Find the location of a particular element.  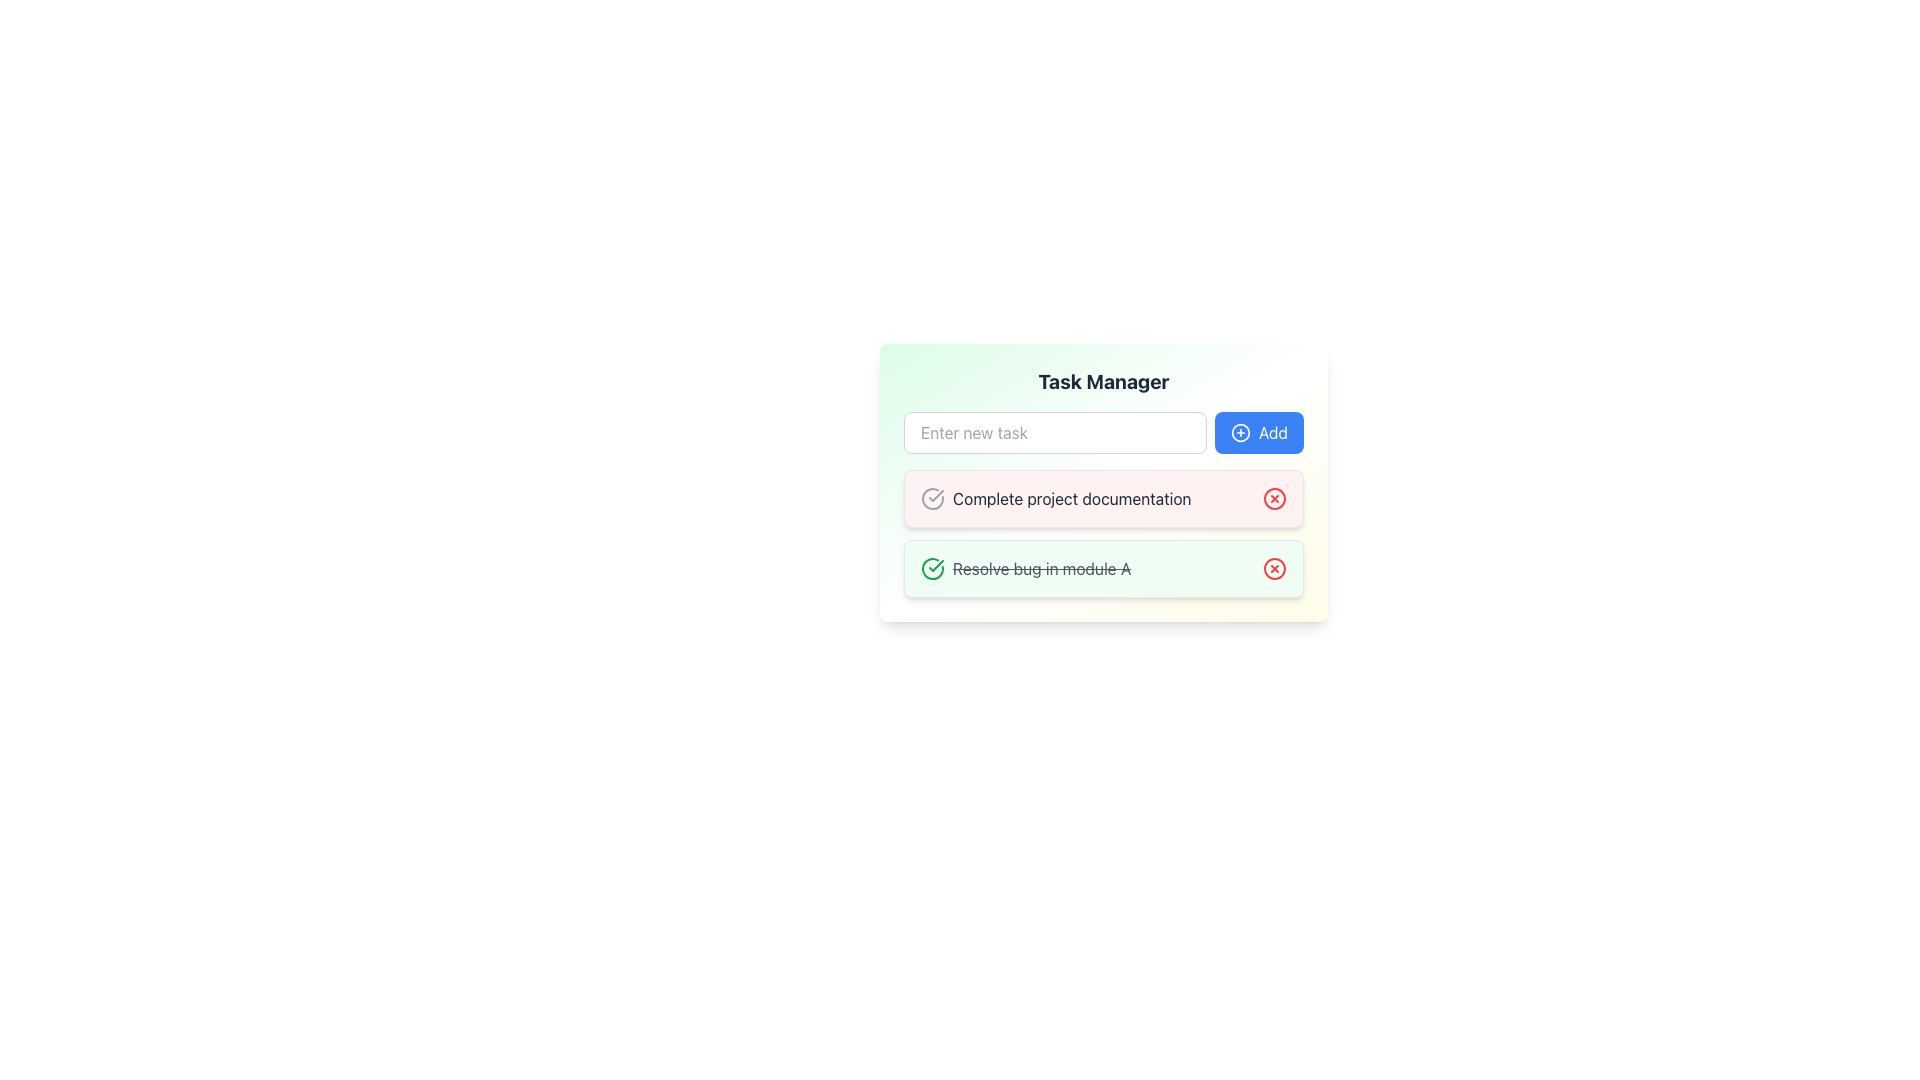

the Label with Icon that displays the name of a task, which includes a checkmark icon indicating its completion status is located at coordinates (1055, 497).